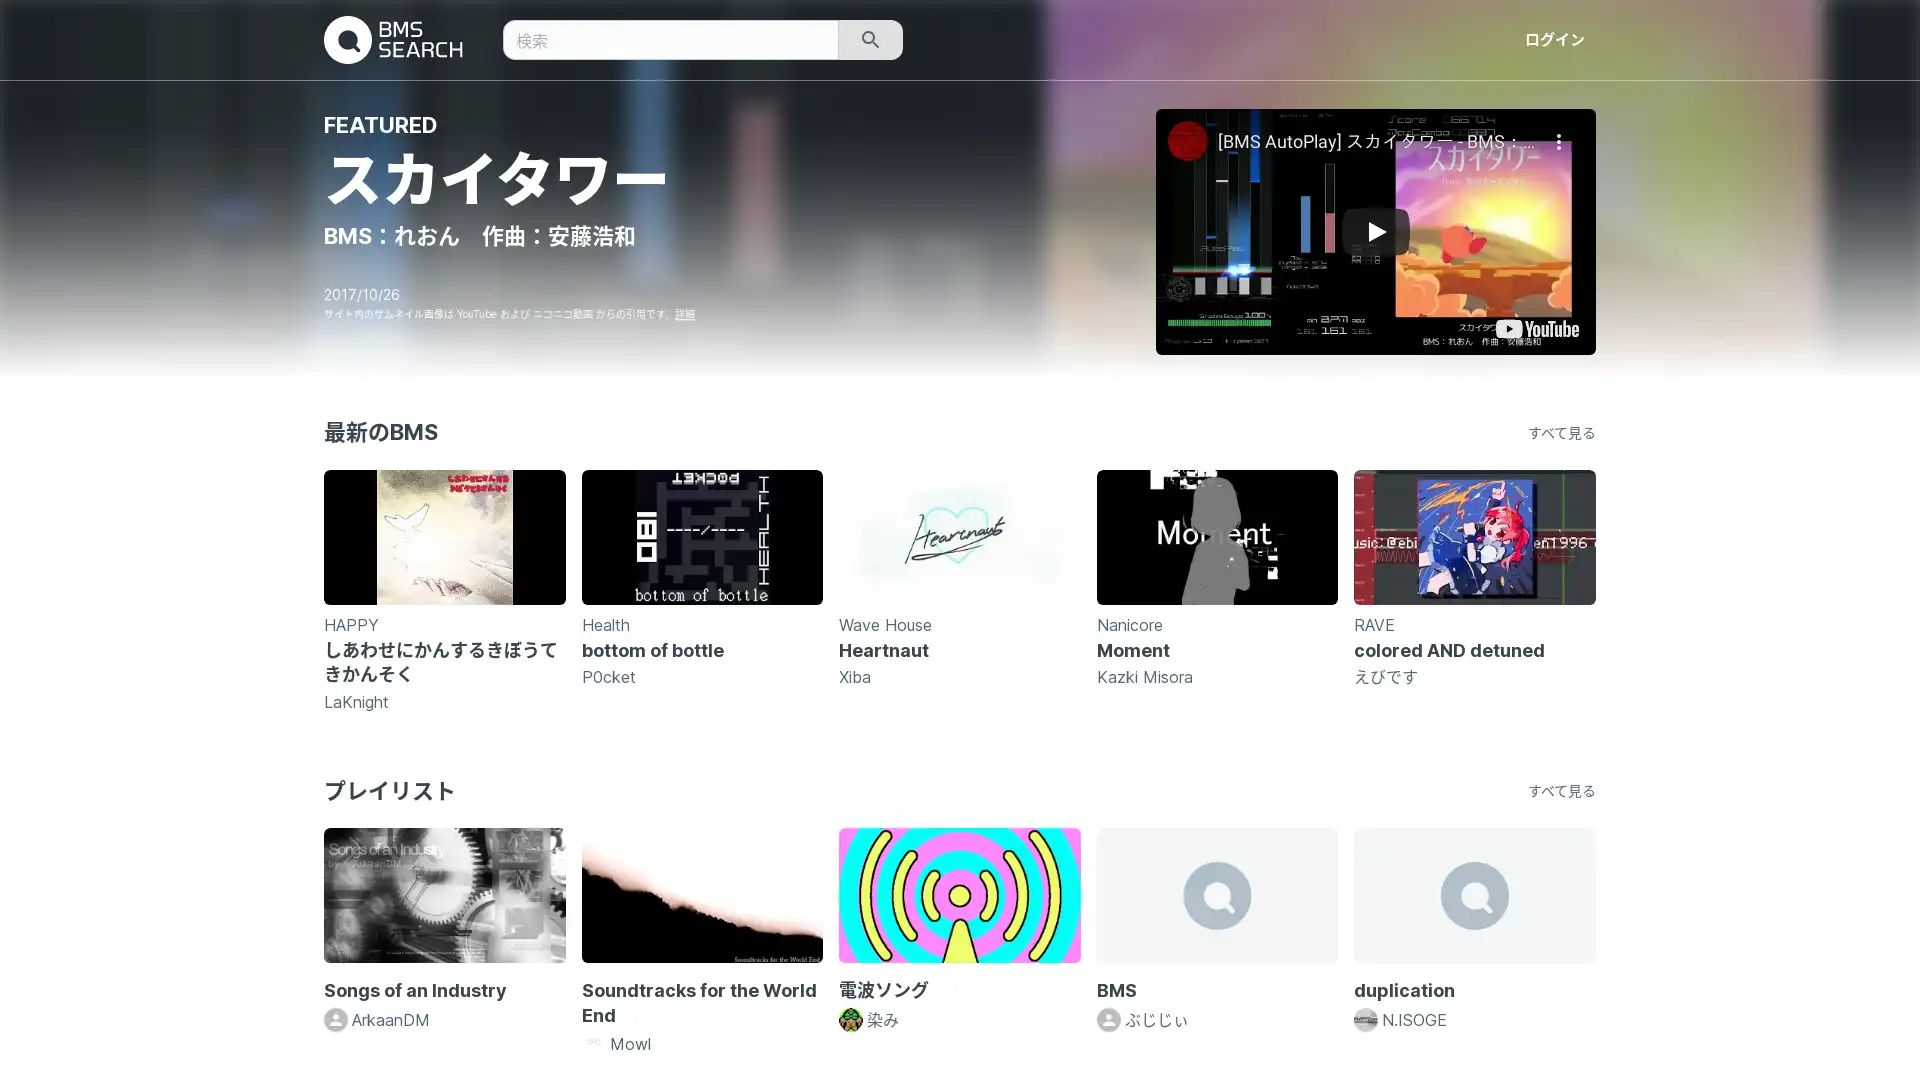 The image size is (1920, 1080). Describe the element at coordinates (1216, 589) in the screenshot. I see `Nanicore Moment Kazki Misora` at that location.